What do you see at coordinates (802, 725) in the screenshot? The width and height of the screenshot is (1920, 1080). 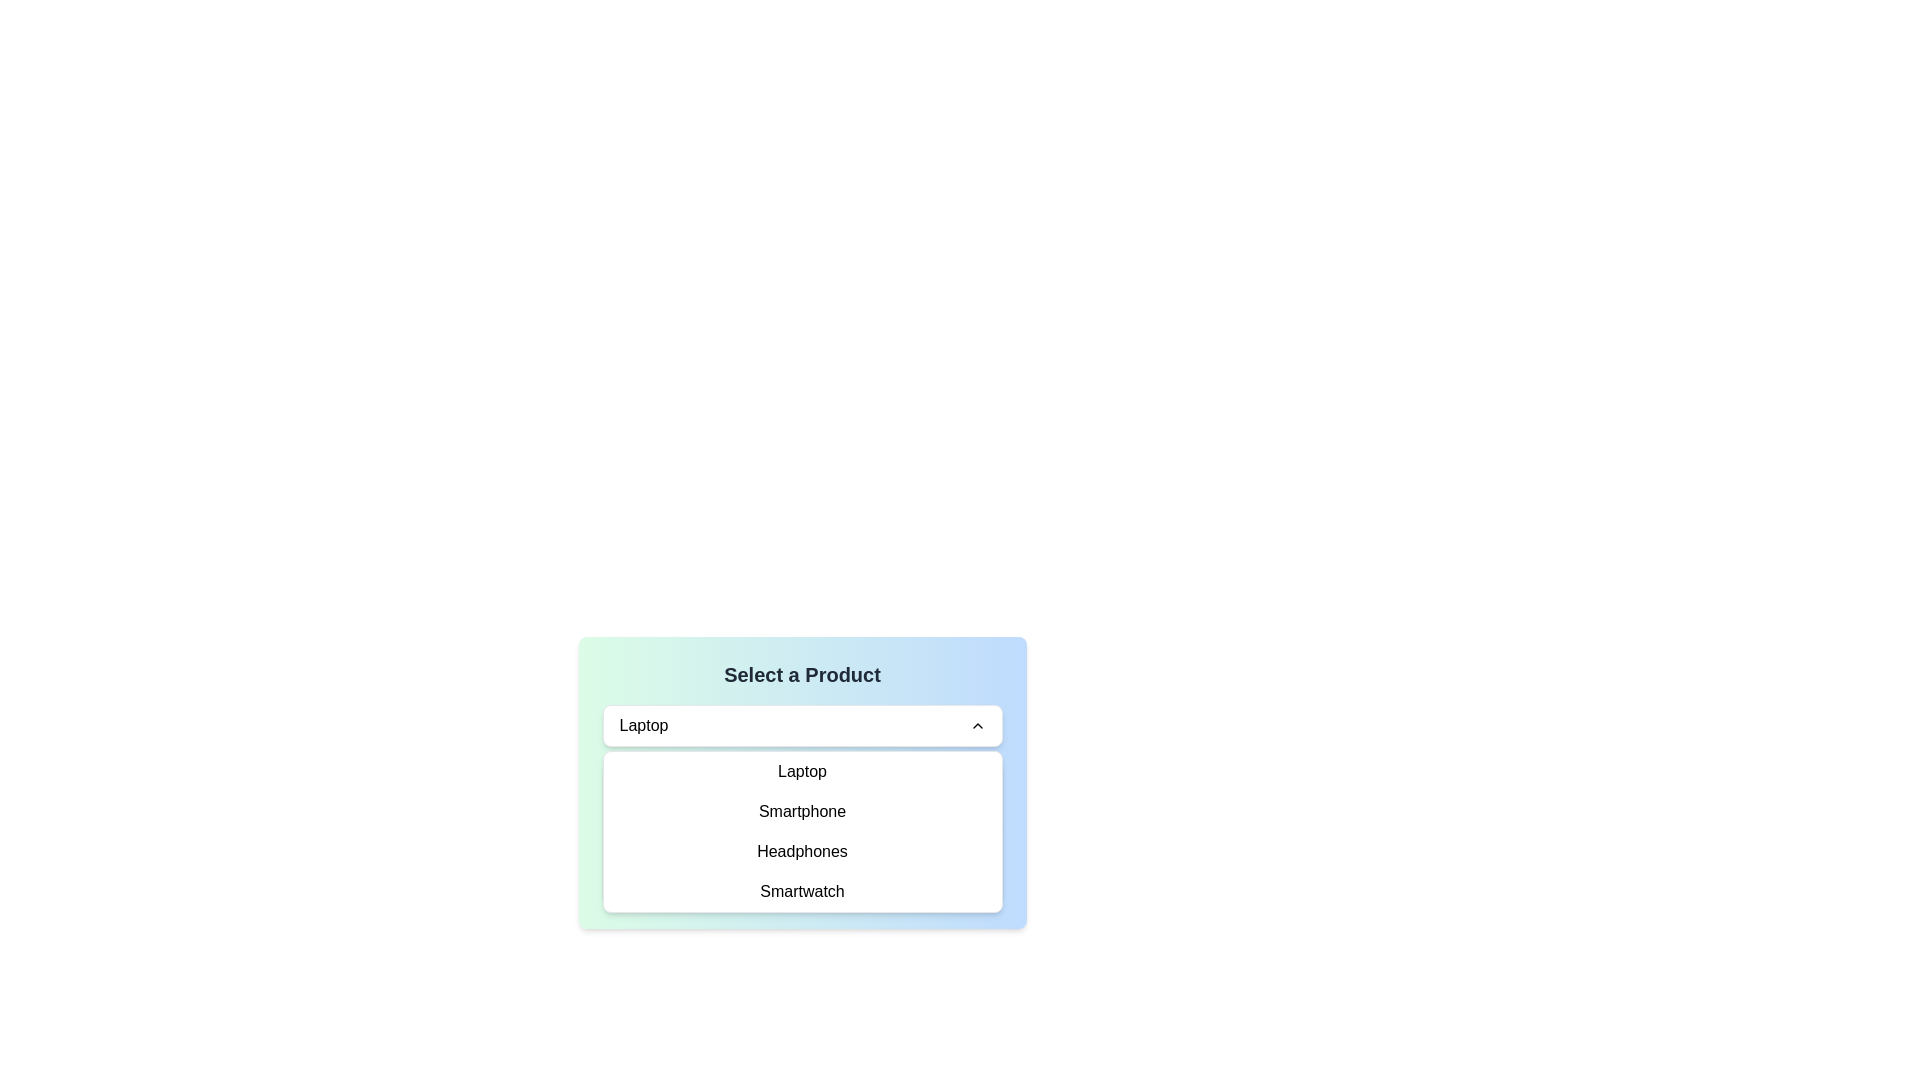 I see `the primary dropdown menu located horizontally centered at the top of the 'Select a Product' interface` at bounding box center [802, 725].